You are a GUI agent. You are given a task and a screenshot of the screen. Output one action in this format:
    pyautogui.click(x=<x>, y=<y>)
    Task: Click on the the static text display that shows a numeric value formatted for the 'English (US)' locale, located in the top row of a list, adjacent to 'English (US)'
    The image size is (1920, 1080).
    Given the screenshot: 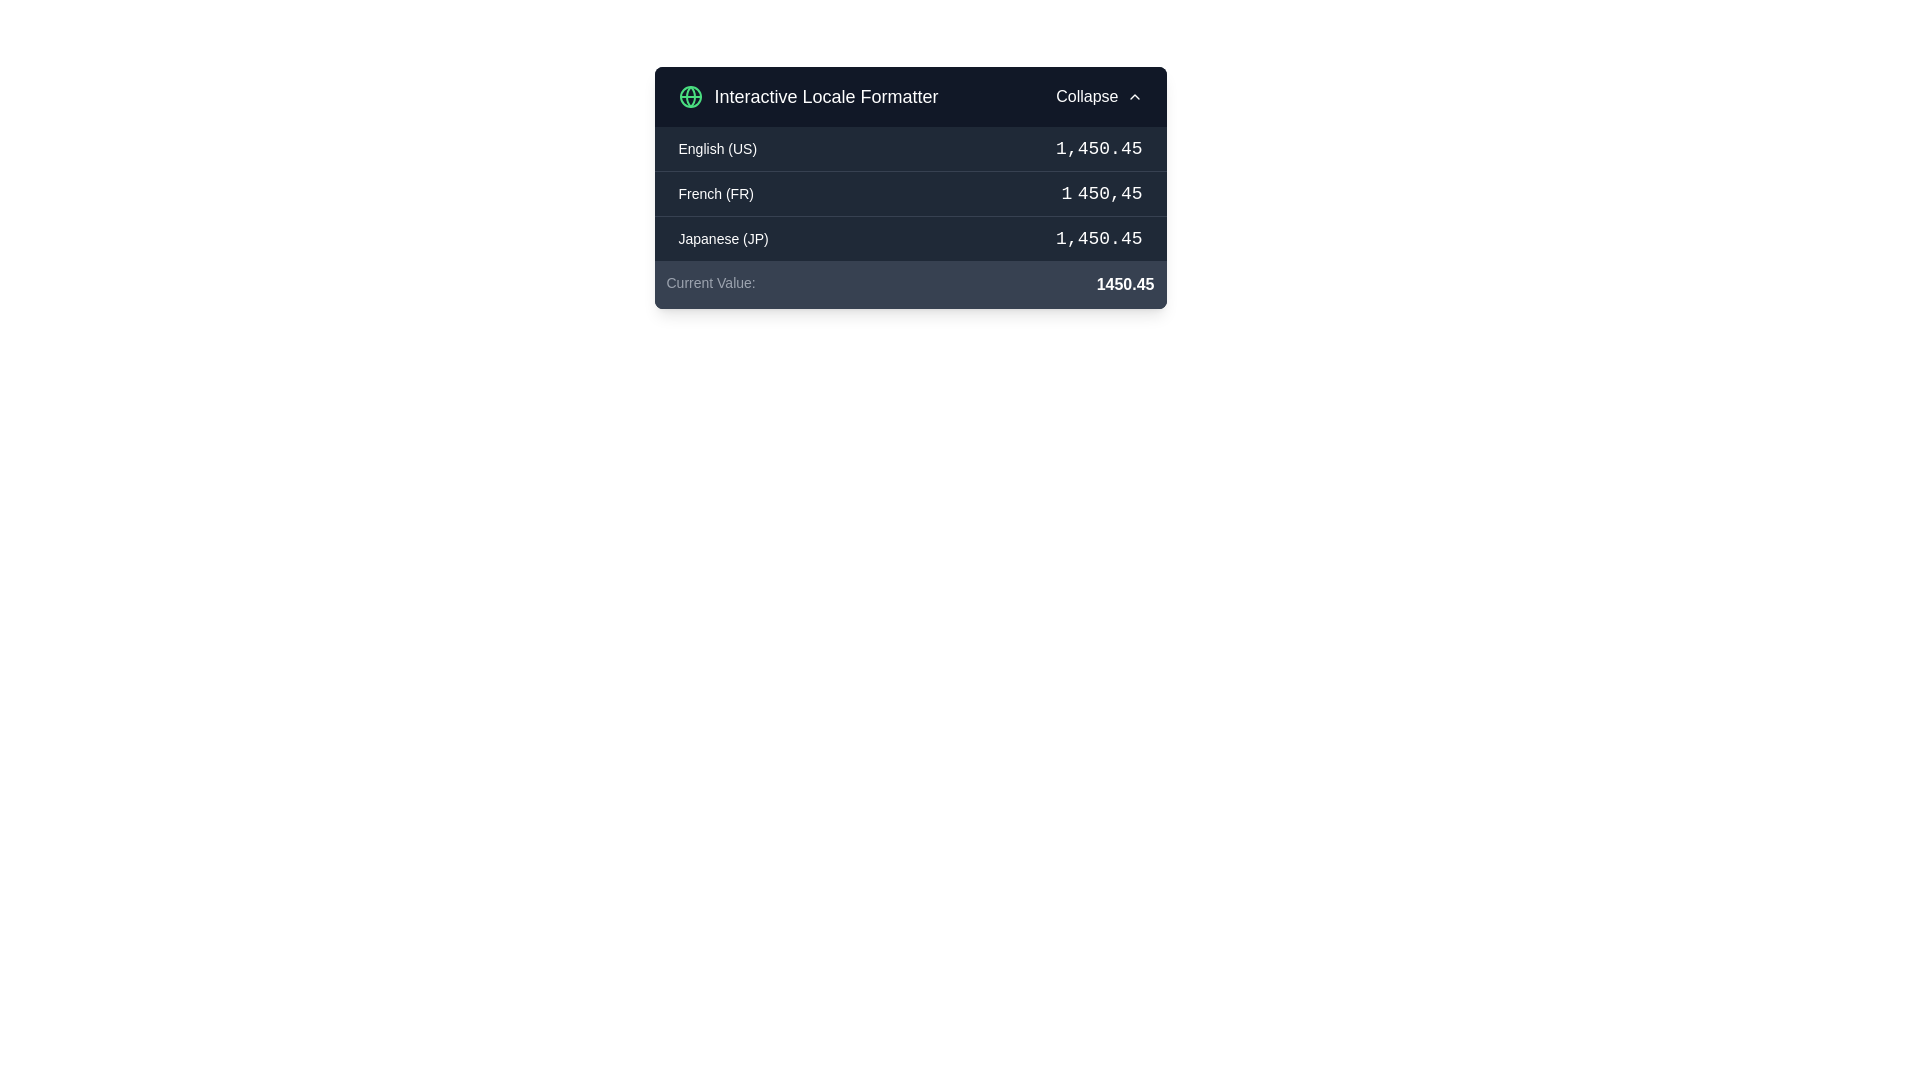 What is the action you would take?
    pyautogui.click(x=1098, y=148)
    